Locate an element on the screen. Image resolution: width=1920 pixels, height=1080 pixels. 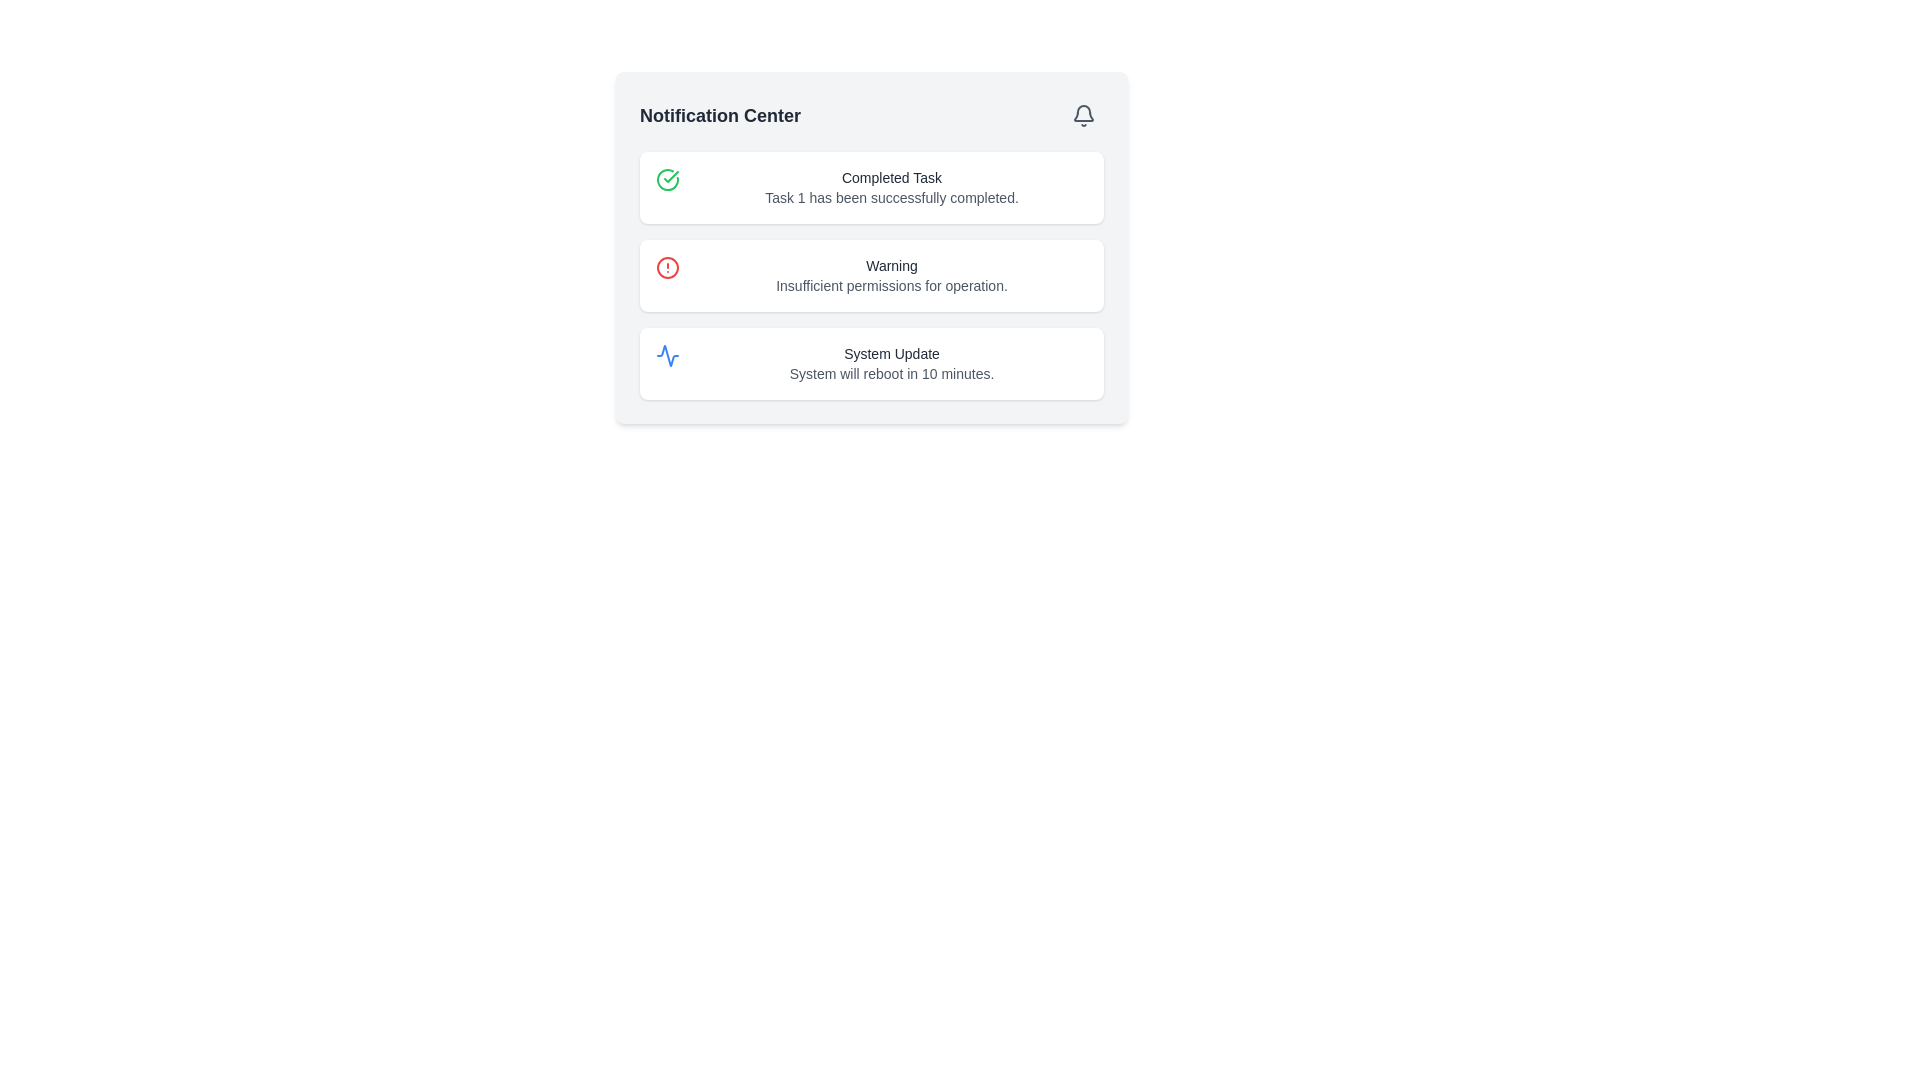
the Status Indicator Icon, which is a green circle with a white checkmark, located in the top-left corner of the 'Completed Task' notification card is located at coordinates (667, 180).